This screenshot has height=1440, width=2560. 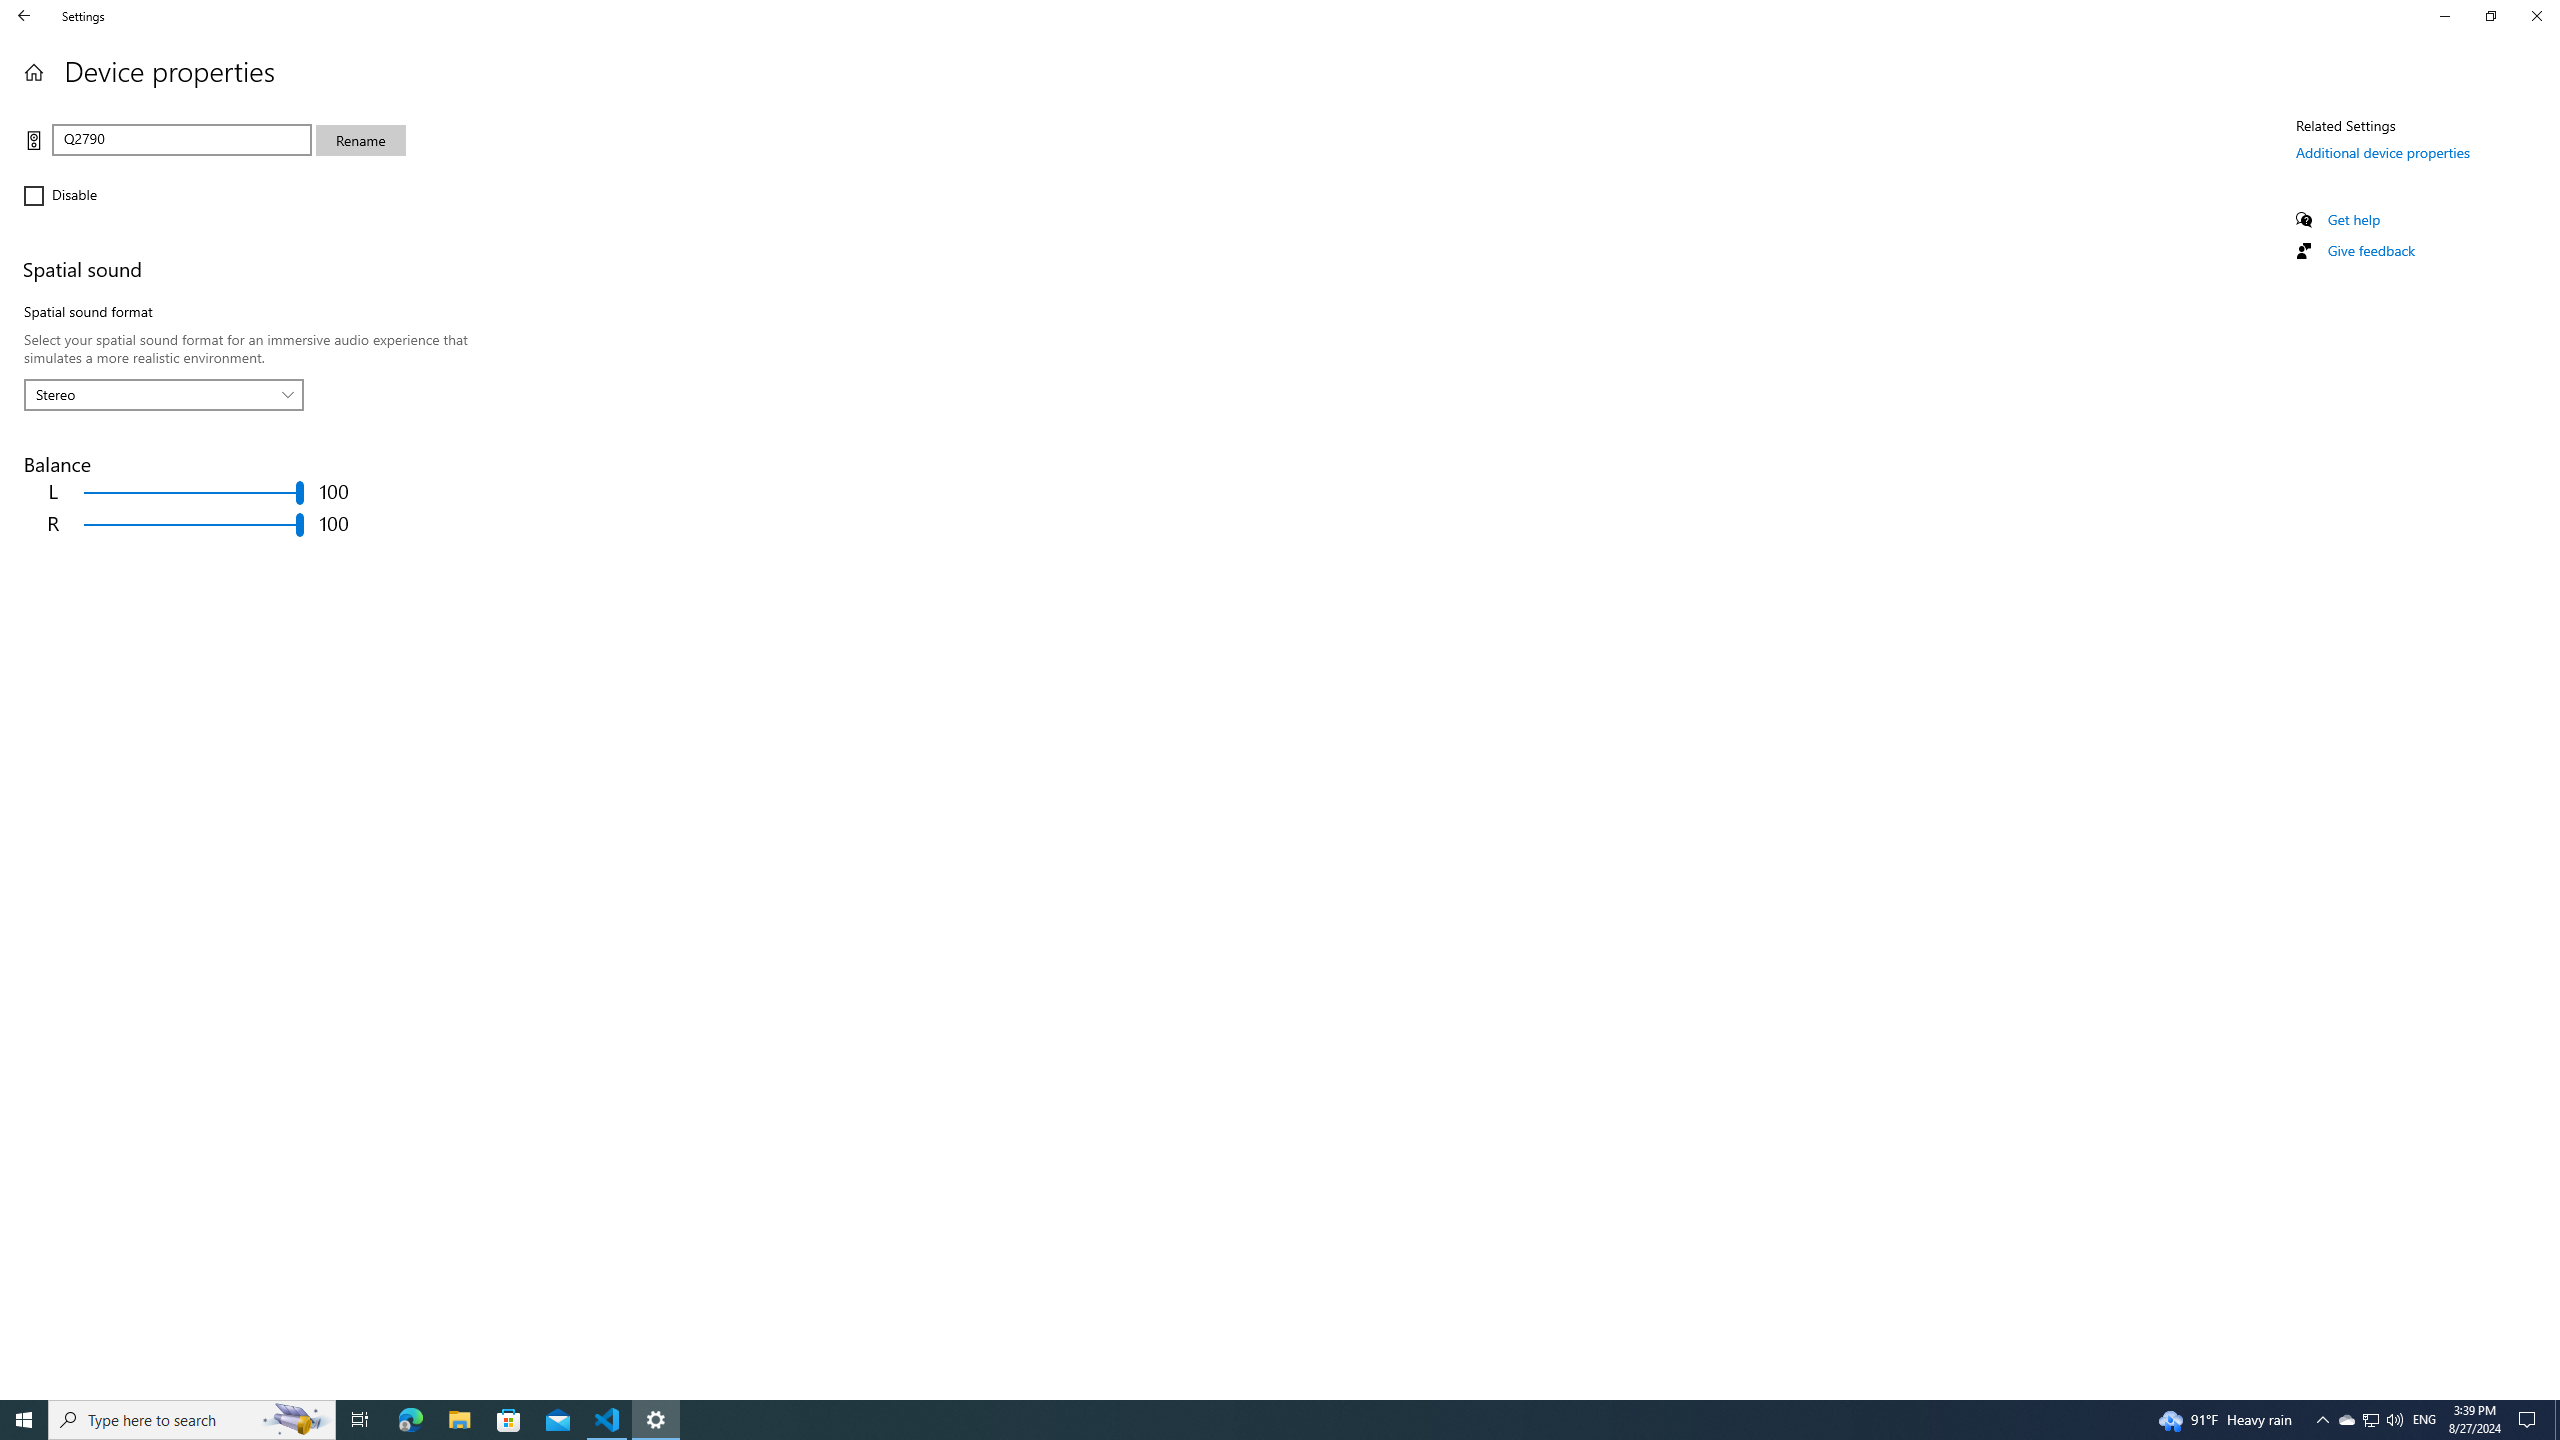 I want to click on 'Tray Input Indicator - English (United States)', so click(x=2424, y=1418).